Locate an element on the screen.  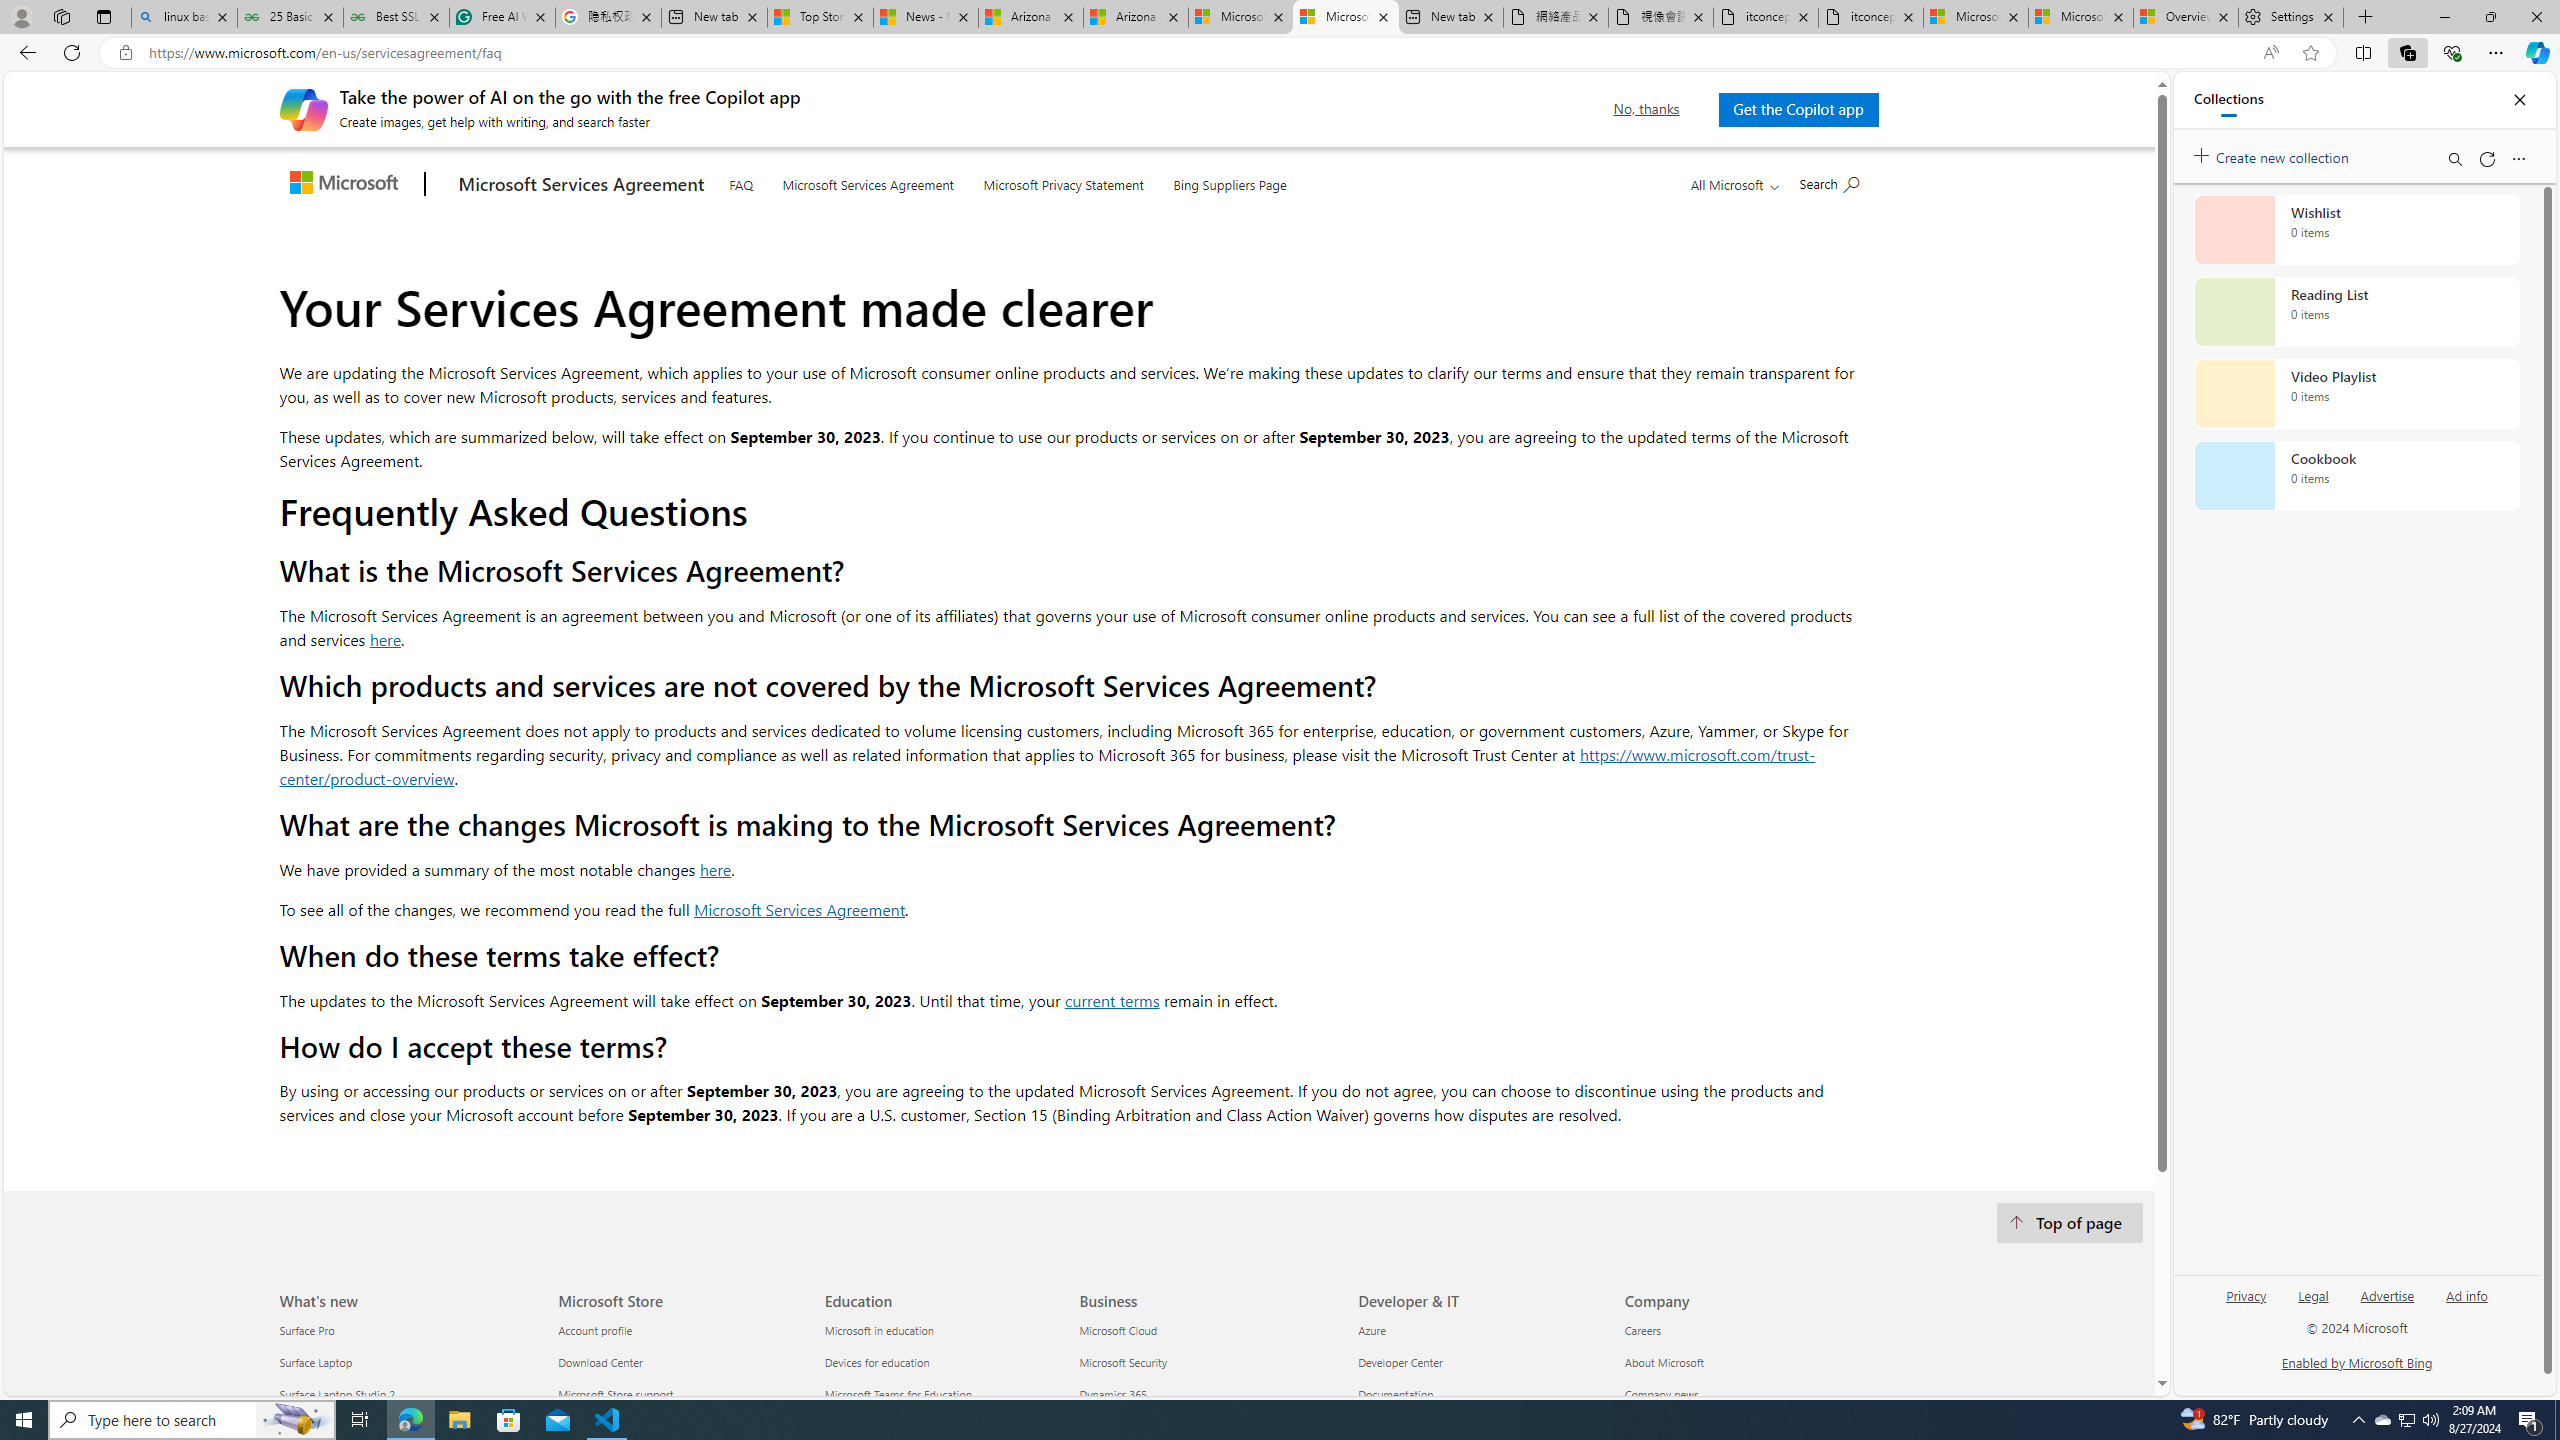
'Microsoft Privacy Statement' is located at coordinates (1063, 180).